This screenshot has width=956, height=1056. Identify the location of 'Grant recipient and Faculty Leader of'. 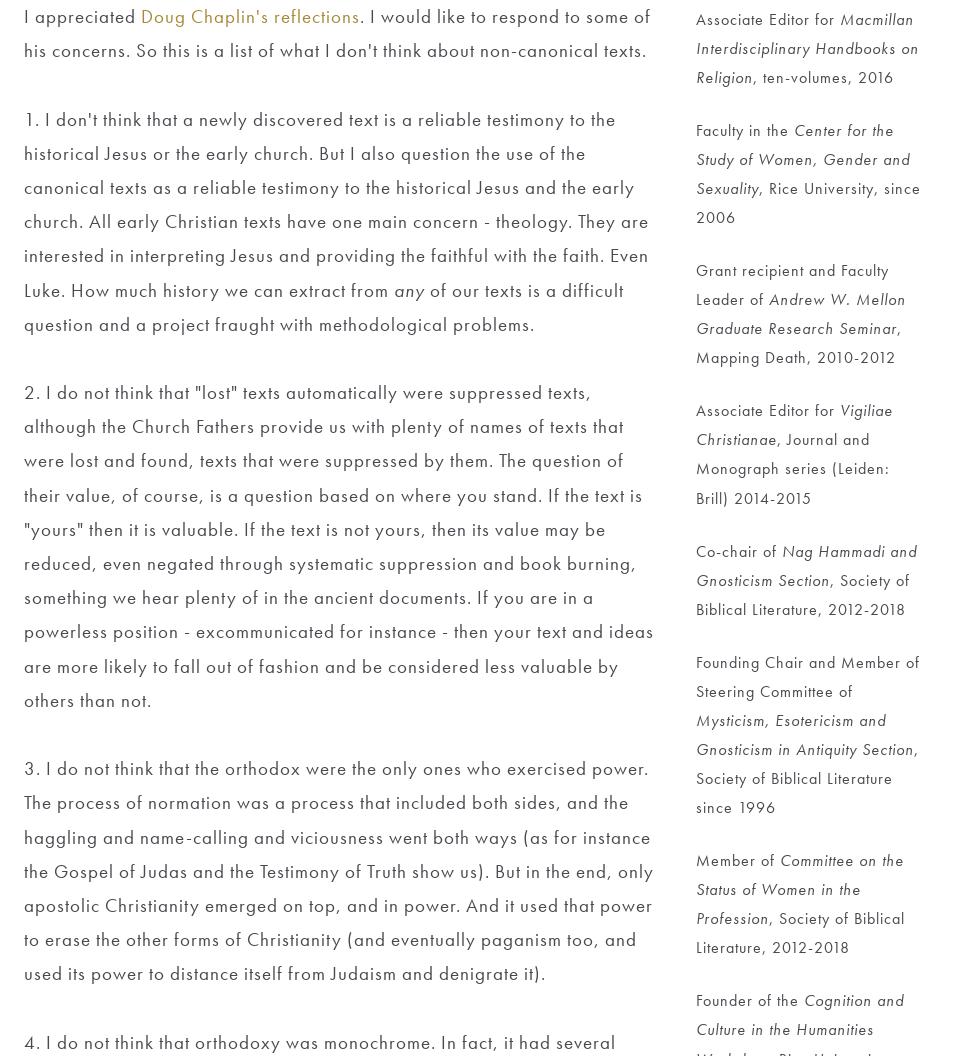
(794, 285).